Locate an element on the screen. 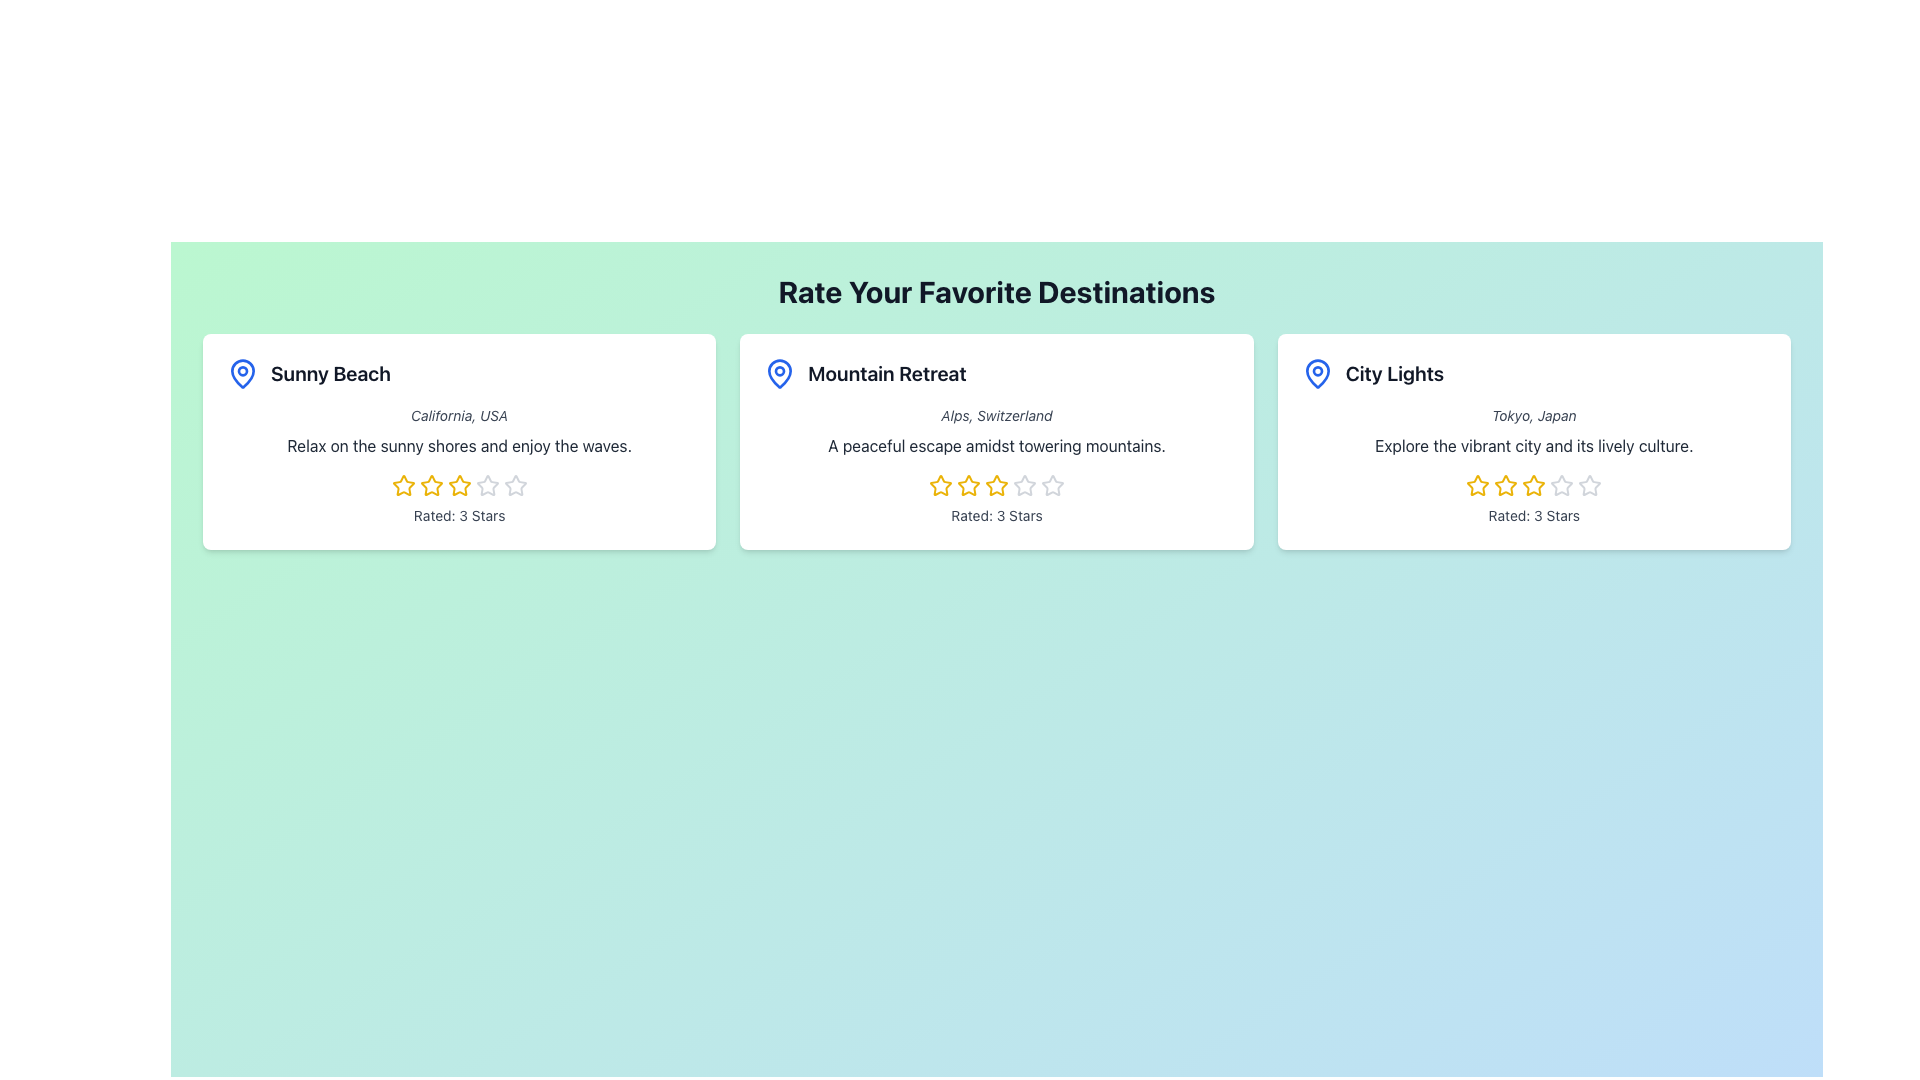  the text element 'City Lights' which is styled with a bold, large font and is positioned in the rightmost card of three, above the descriptive text and to the right of a blue map pin icon is located at coordinates (1393, 374).